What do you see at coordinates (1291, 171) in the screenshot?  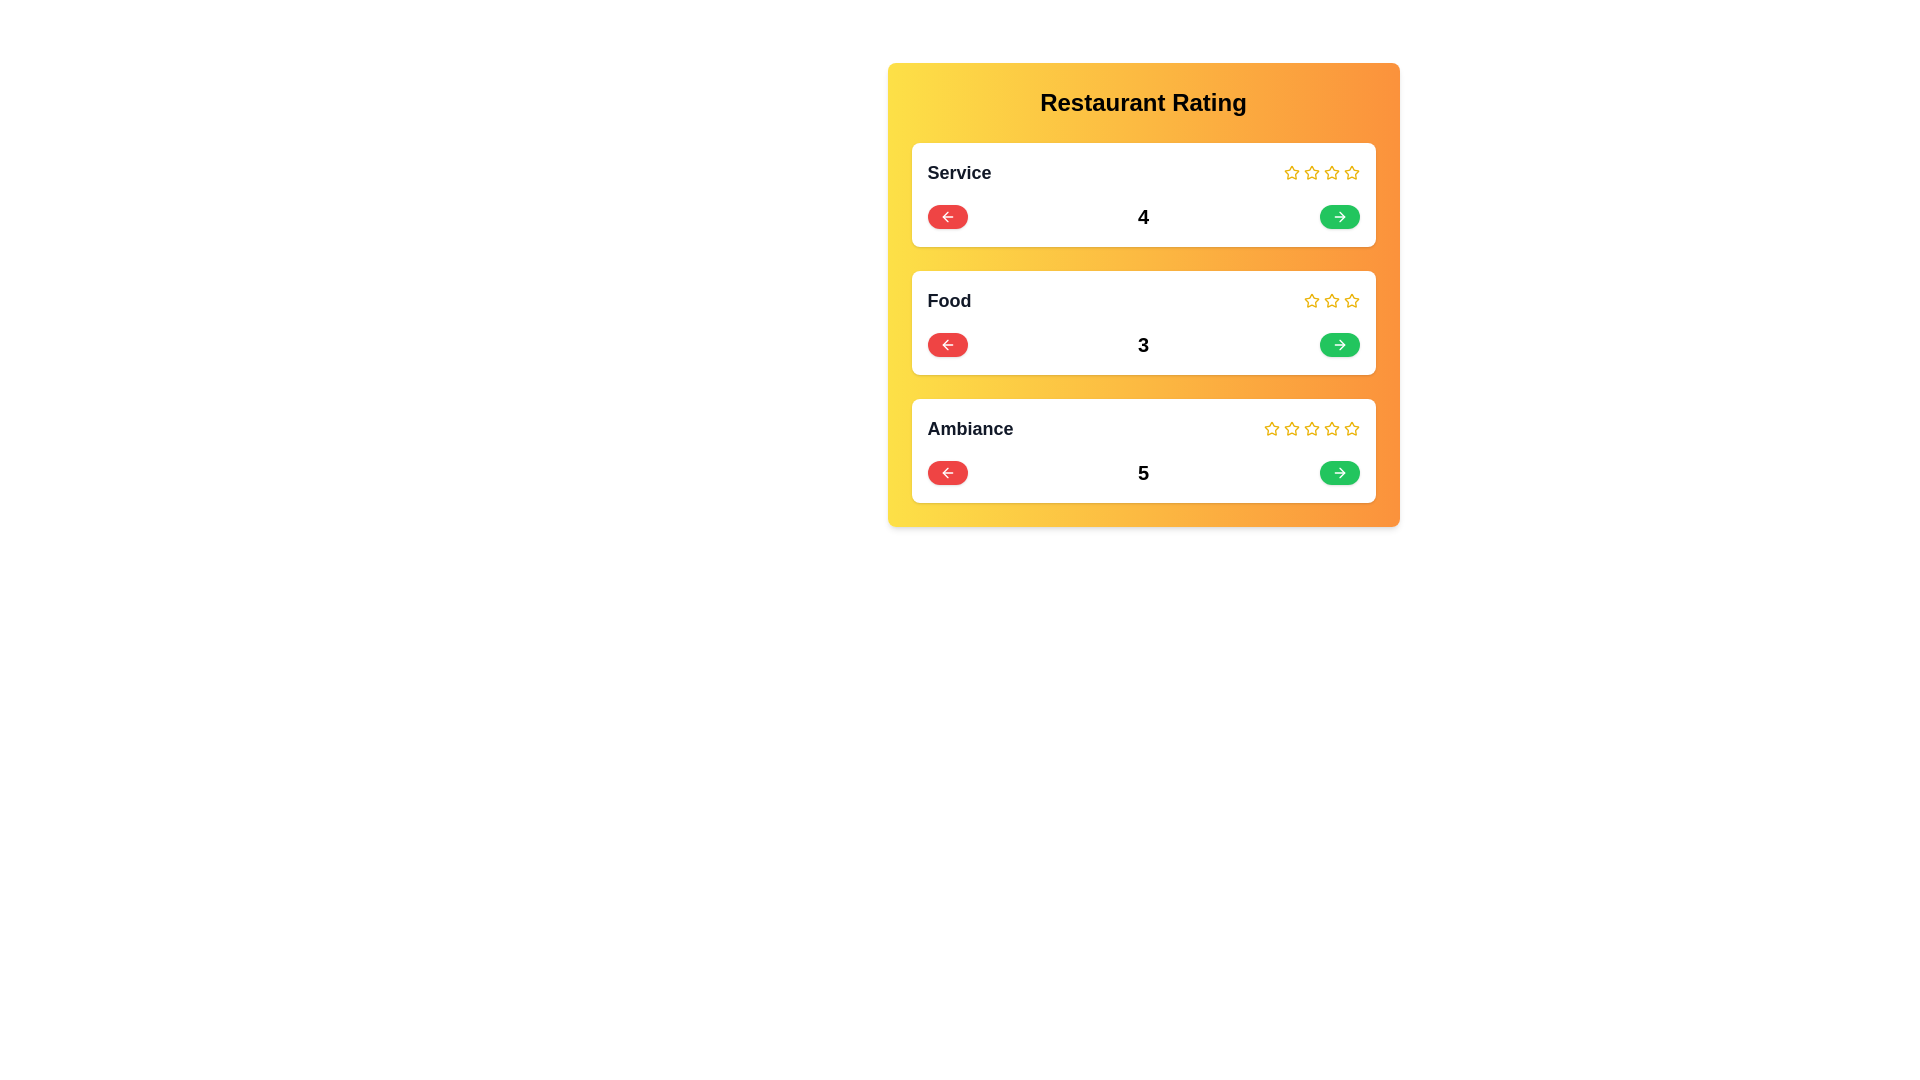 I see `the first star in the rating system` at bounding box center [1291, 171].